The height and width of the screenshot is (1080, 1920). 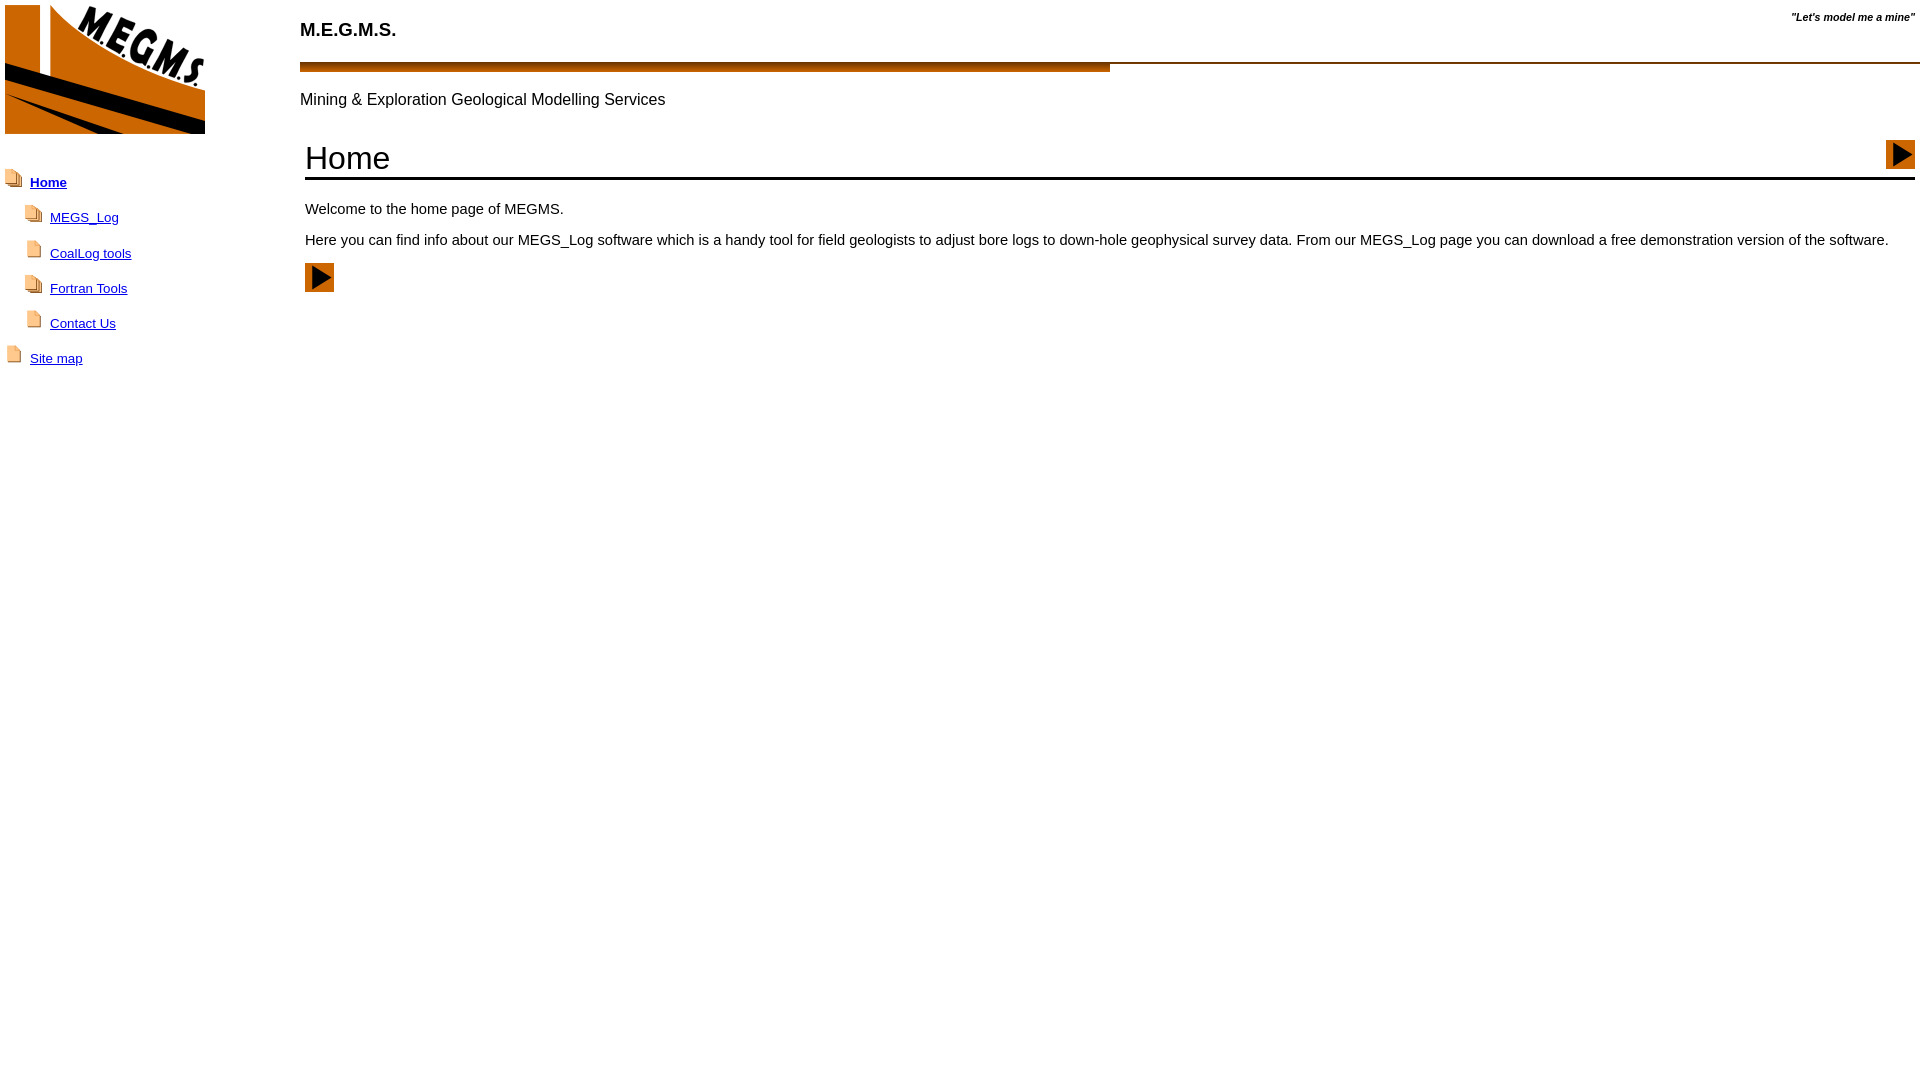 What do you see at coordinates (90, 252) in the screenshot?
I see `'CoalLog tools'` at bounding box center [90, 252].